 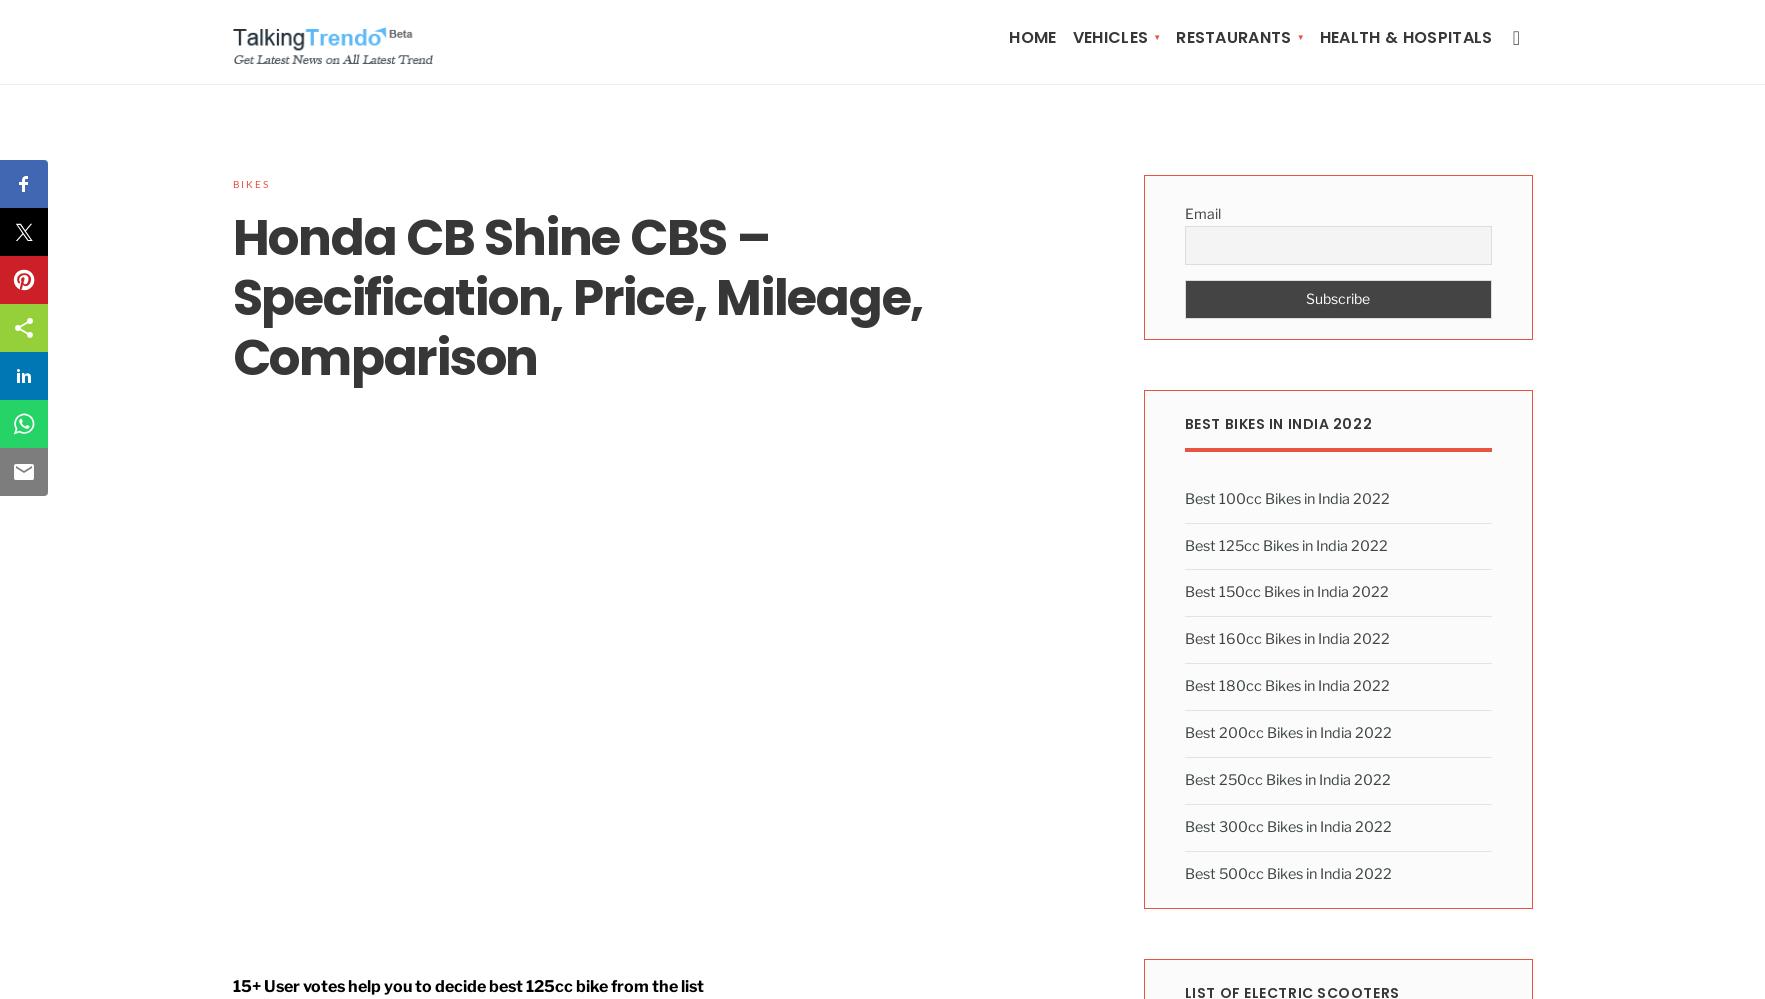 What do you see at coordinates (1278, 421) in the screenshot?
I see `'Best Bikes in India 2022'` at bounding box center [1278, 421].